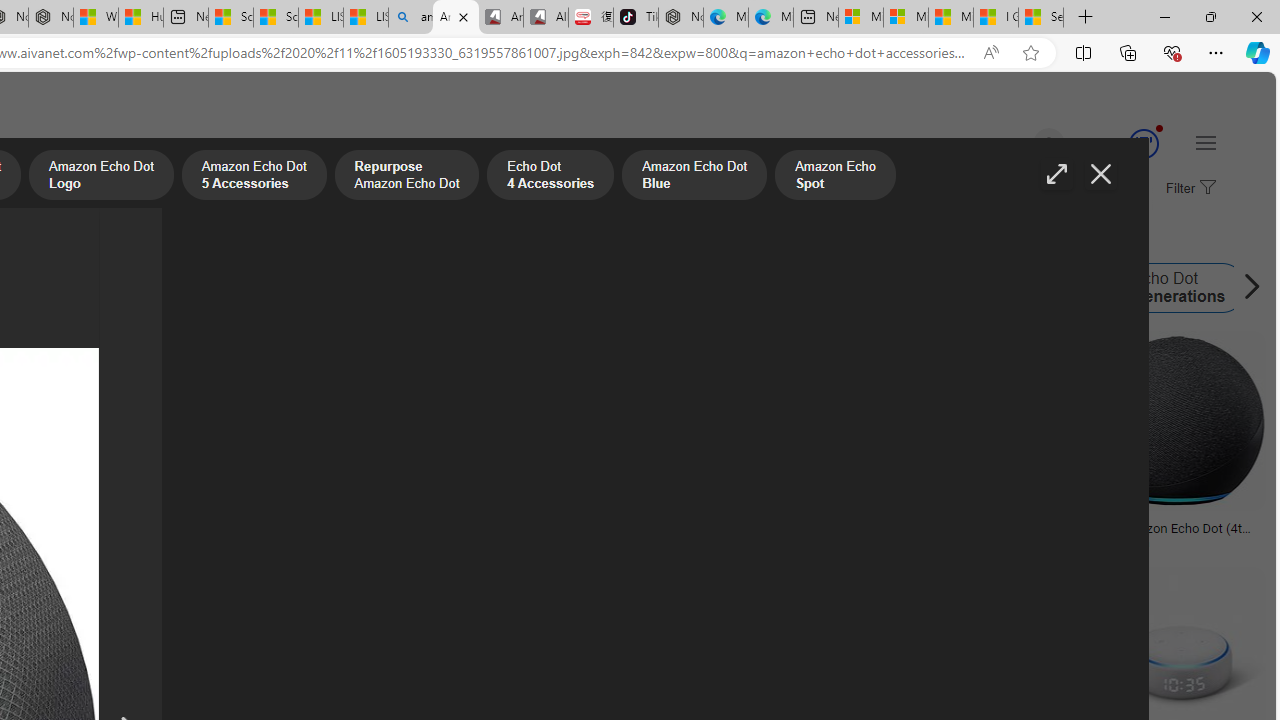  What do you see at coordinates (95, 17) in the screenshot?
I see `'Wildlife - MSN'` at bounding box center [95, 17].